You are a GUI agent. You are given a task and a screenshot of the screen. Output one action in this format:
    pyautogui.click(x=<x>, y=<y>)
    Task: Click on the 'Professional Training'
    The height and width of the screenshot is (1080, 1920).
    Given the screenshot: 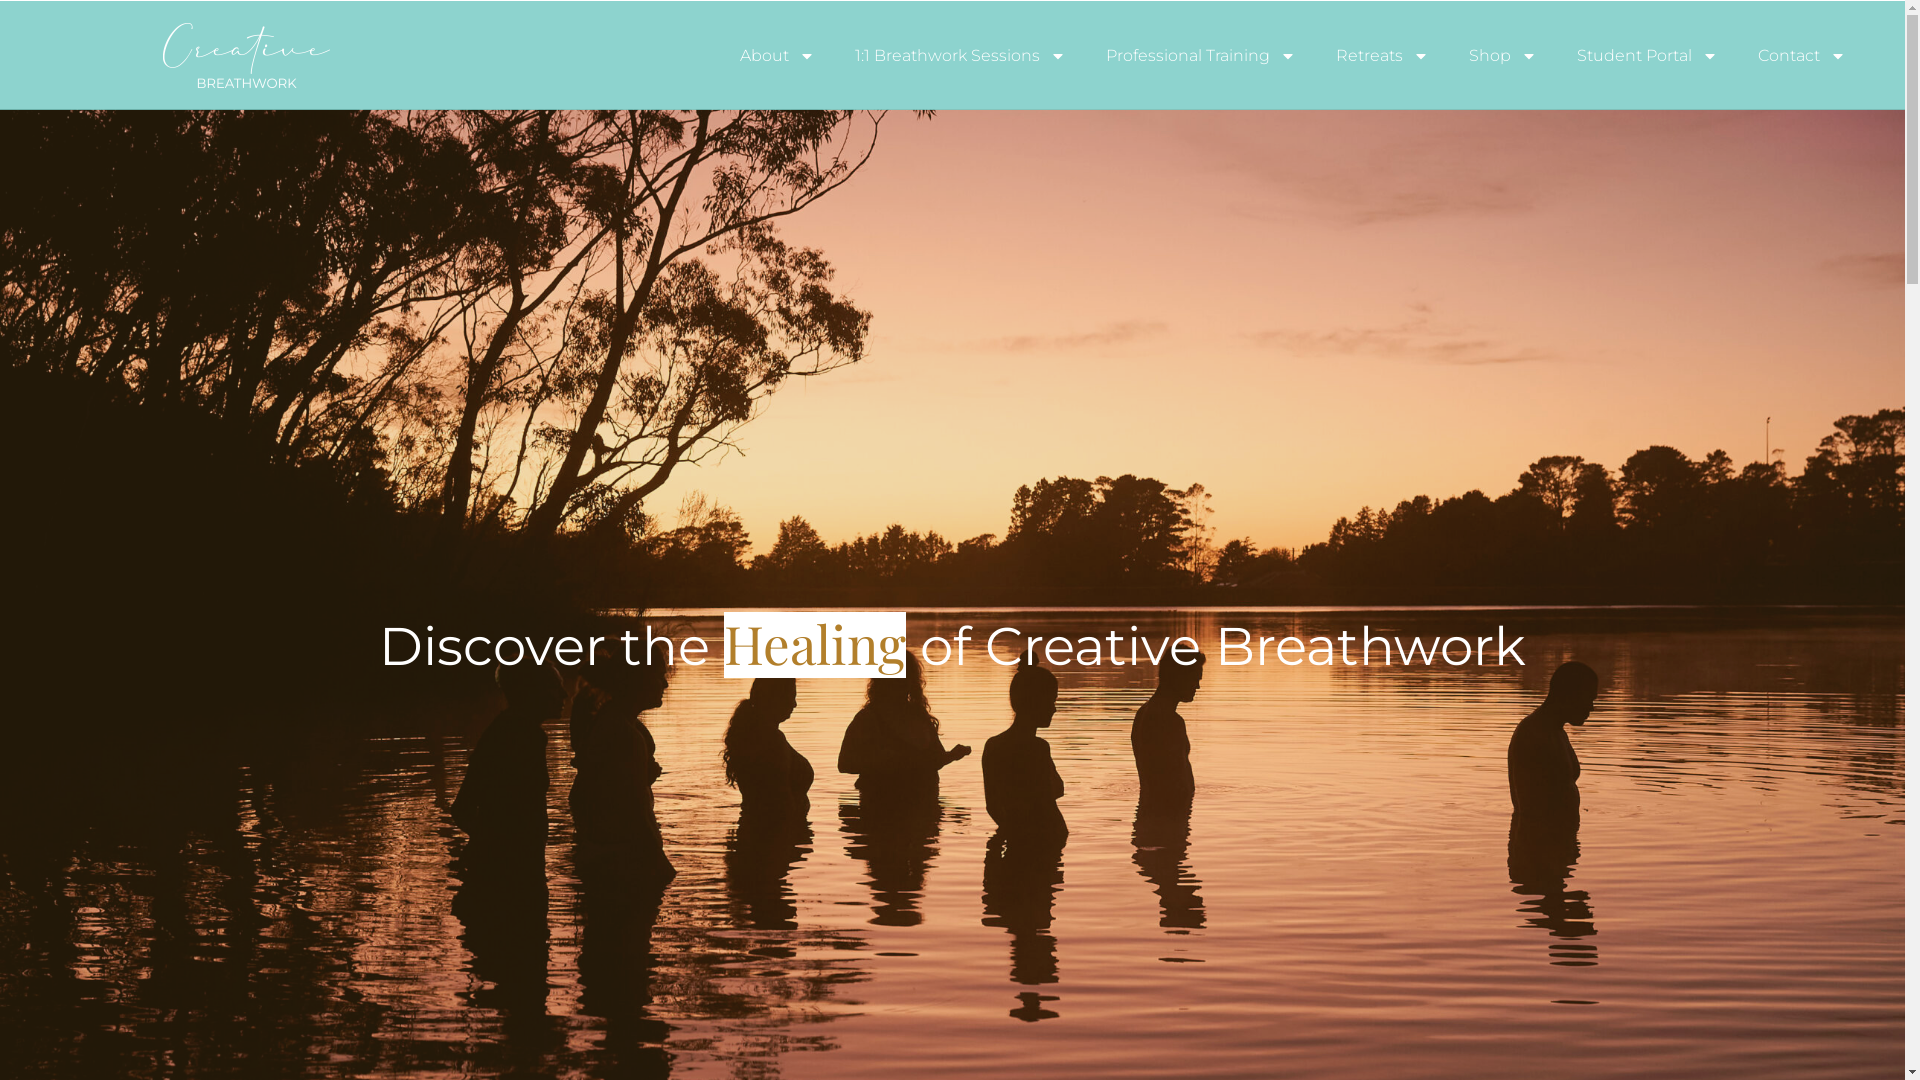 What is the action you would take?
    pyautogui.click(x=1200, y=53)
    